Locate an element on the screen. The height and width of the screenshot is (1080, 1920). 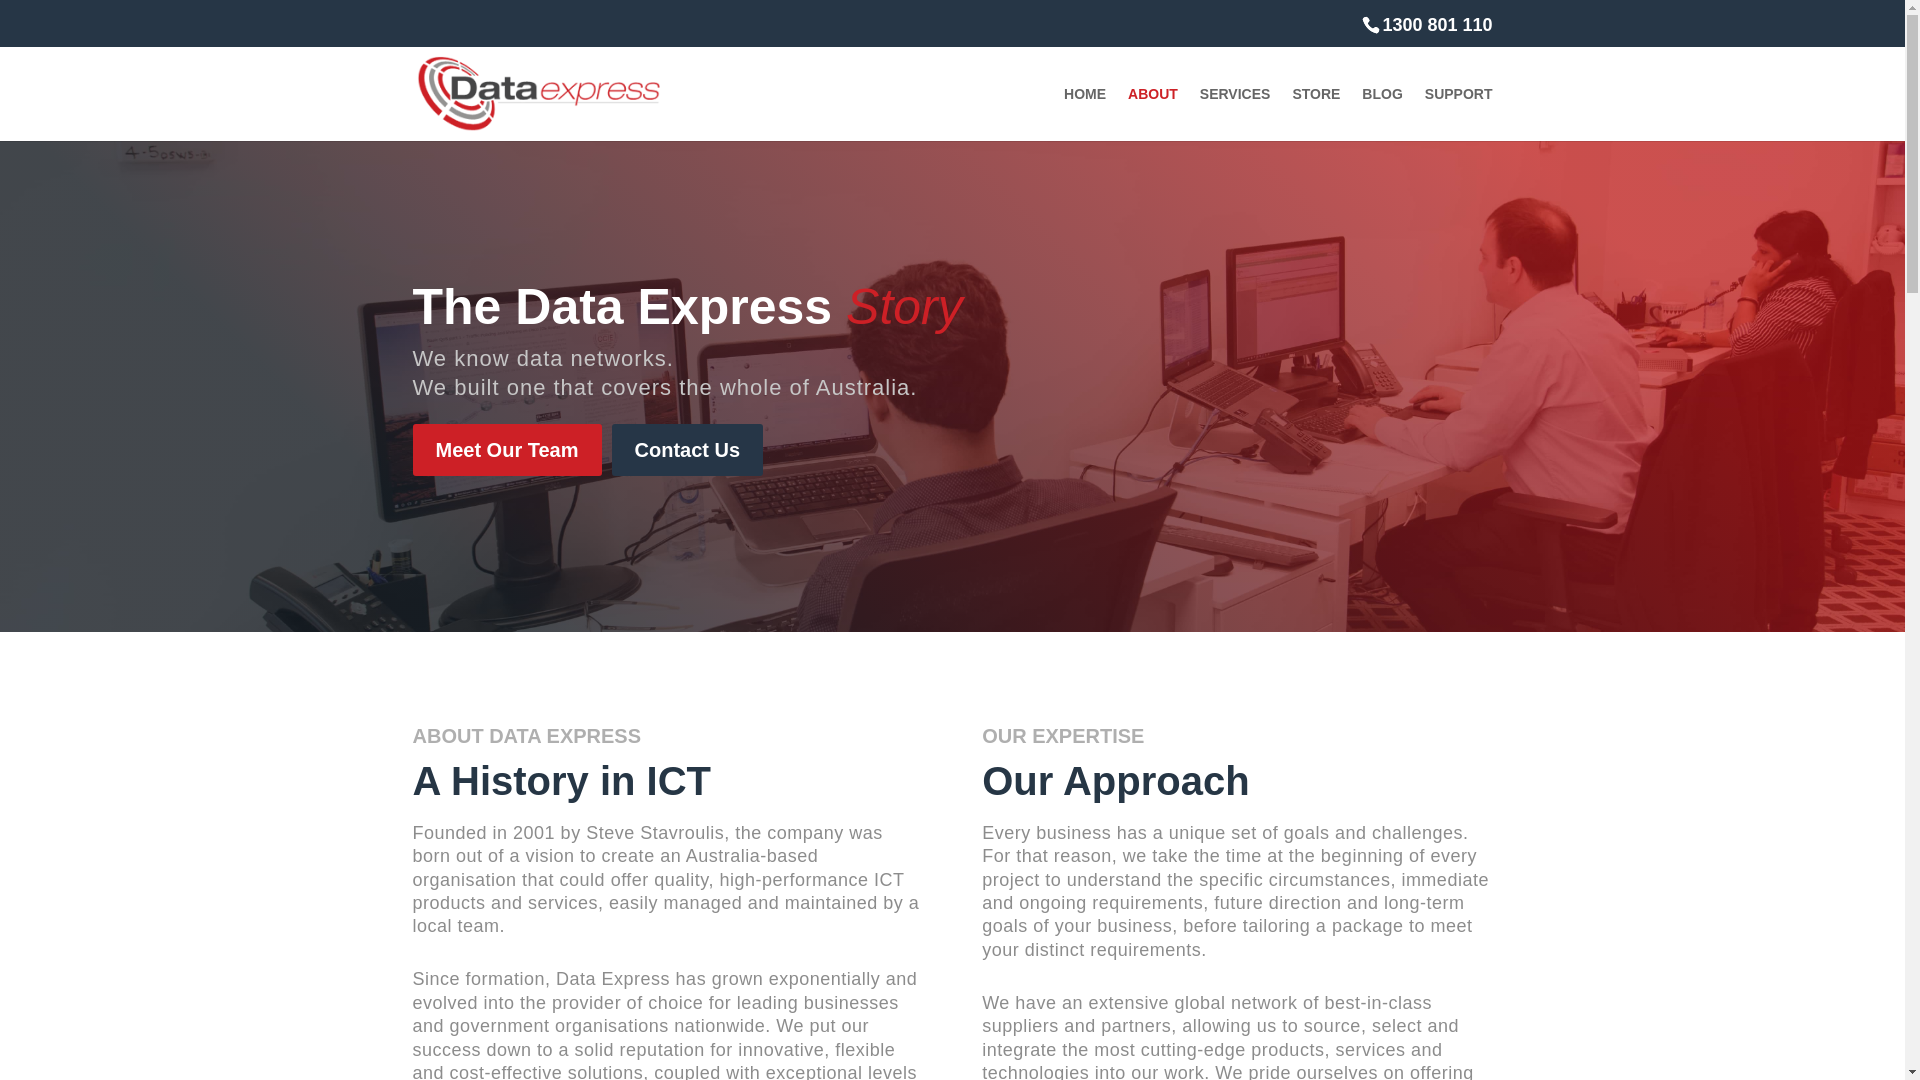
'Contact Us' is located at coordinates (687, 450).